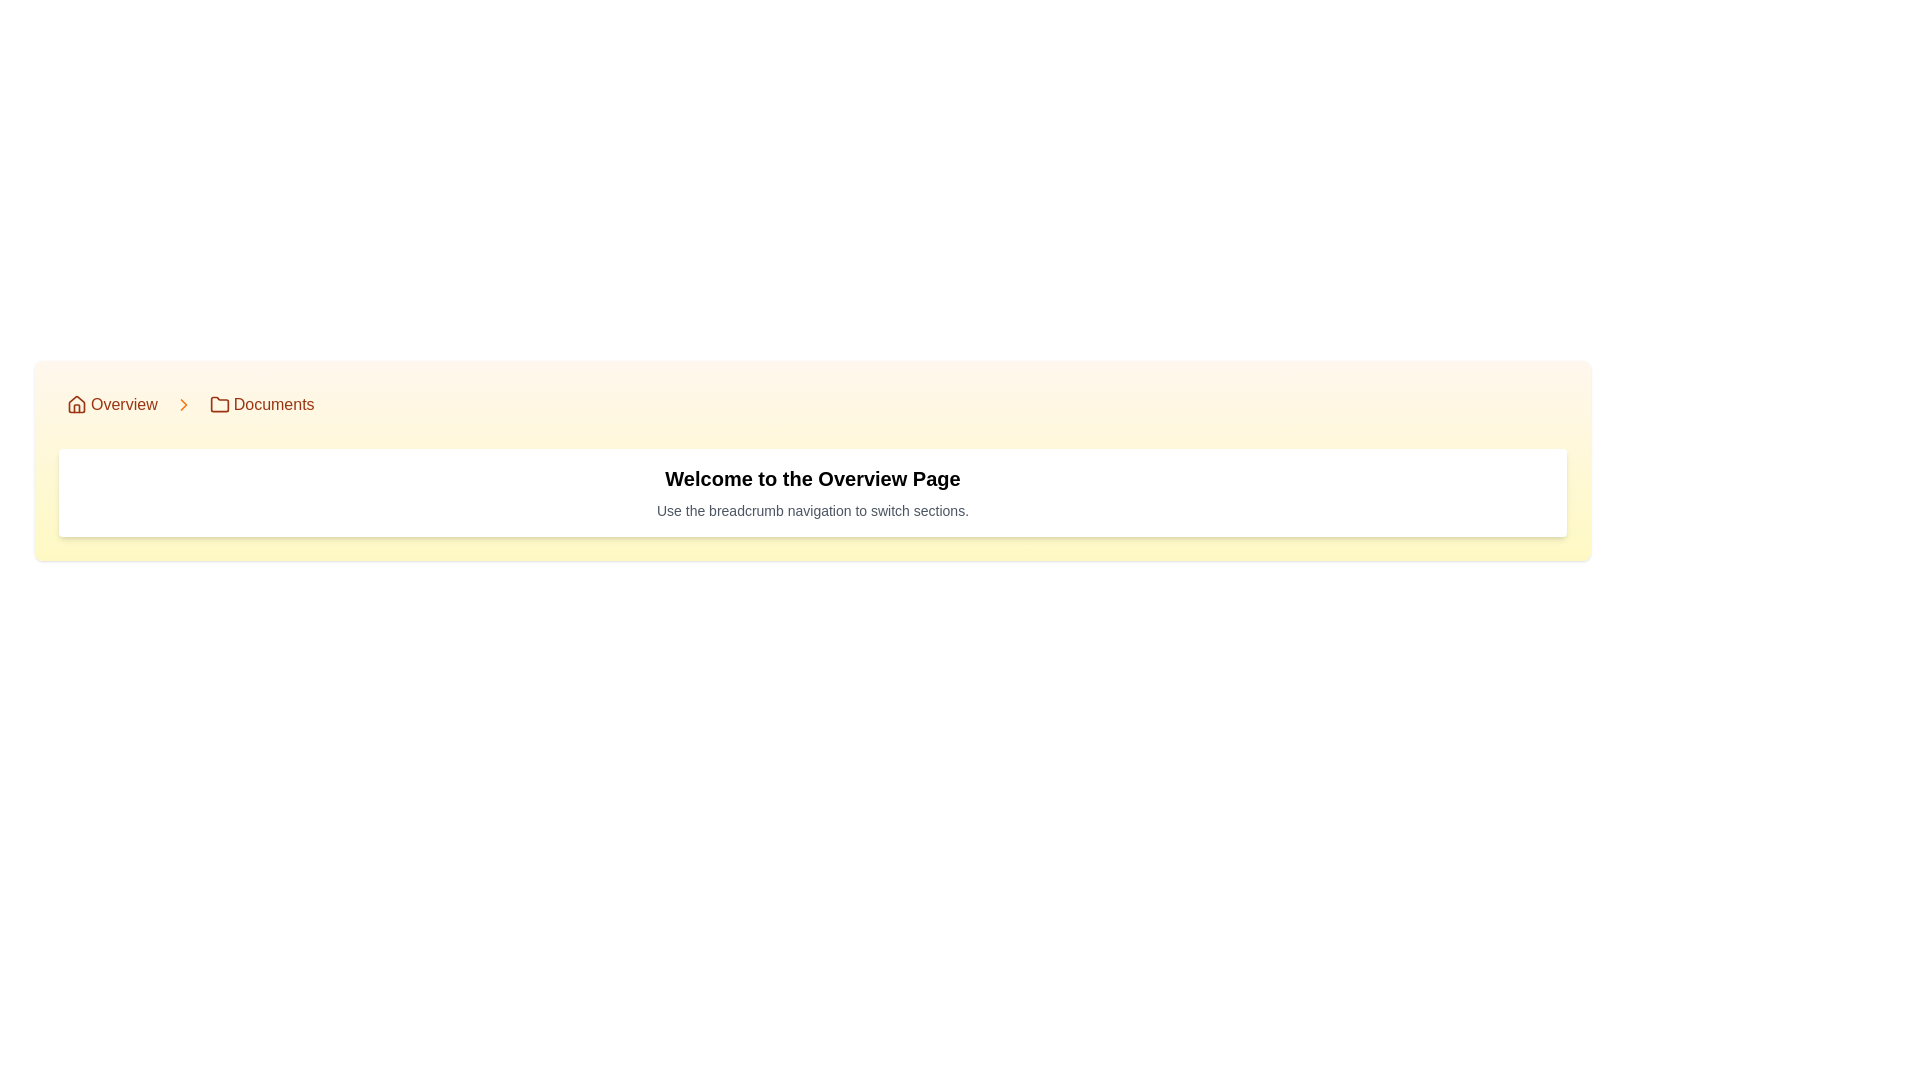  I want to click on the static decorative SVG icon representing a folder located in the breadcrumb navigation bar, which visually represents the 'Documents' section, so click(219, 405).